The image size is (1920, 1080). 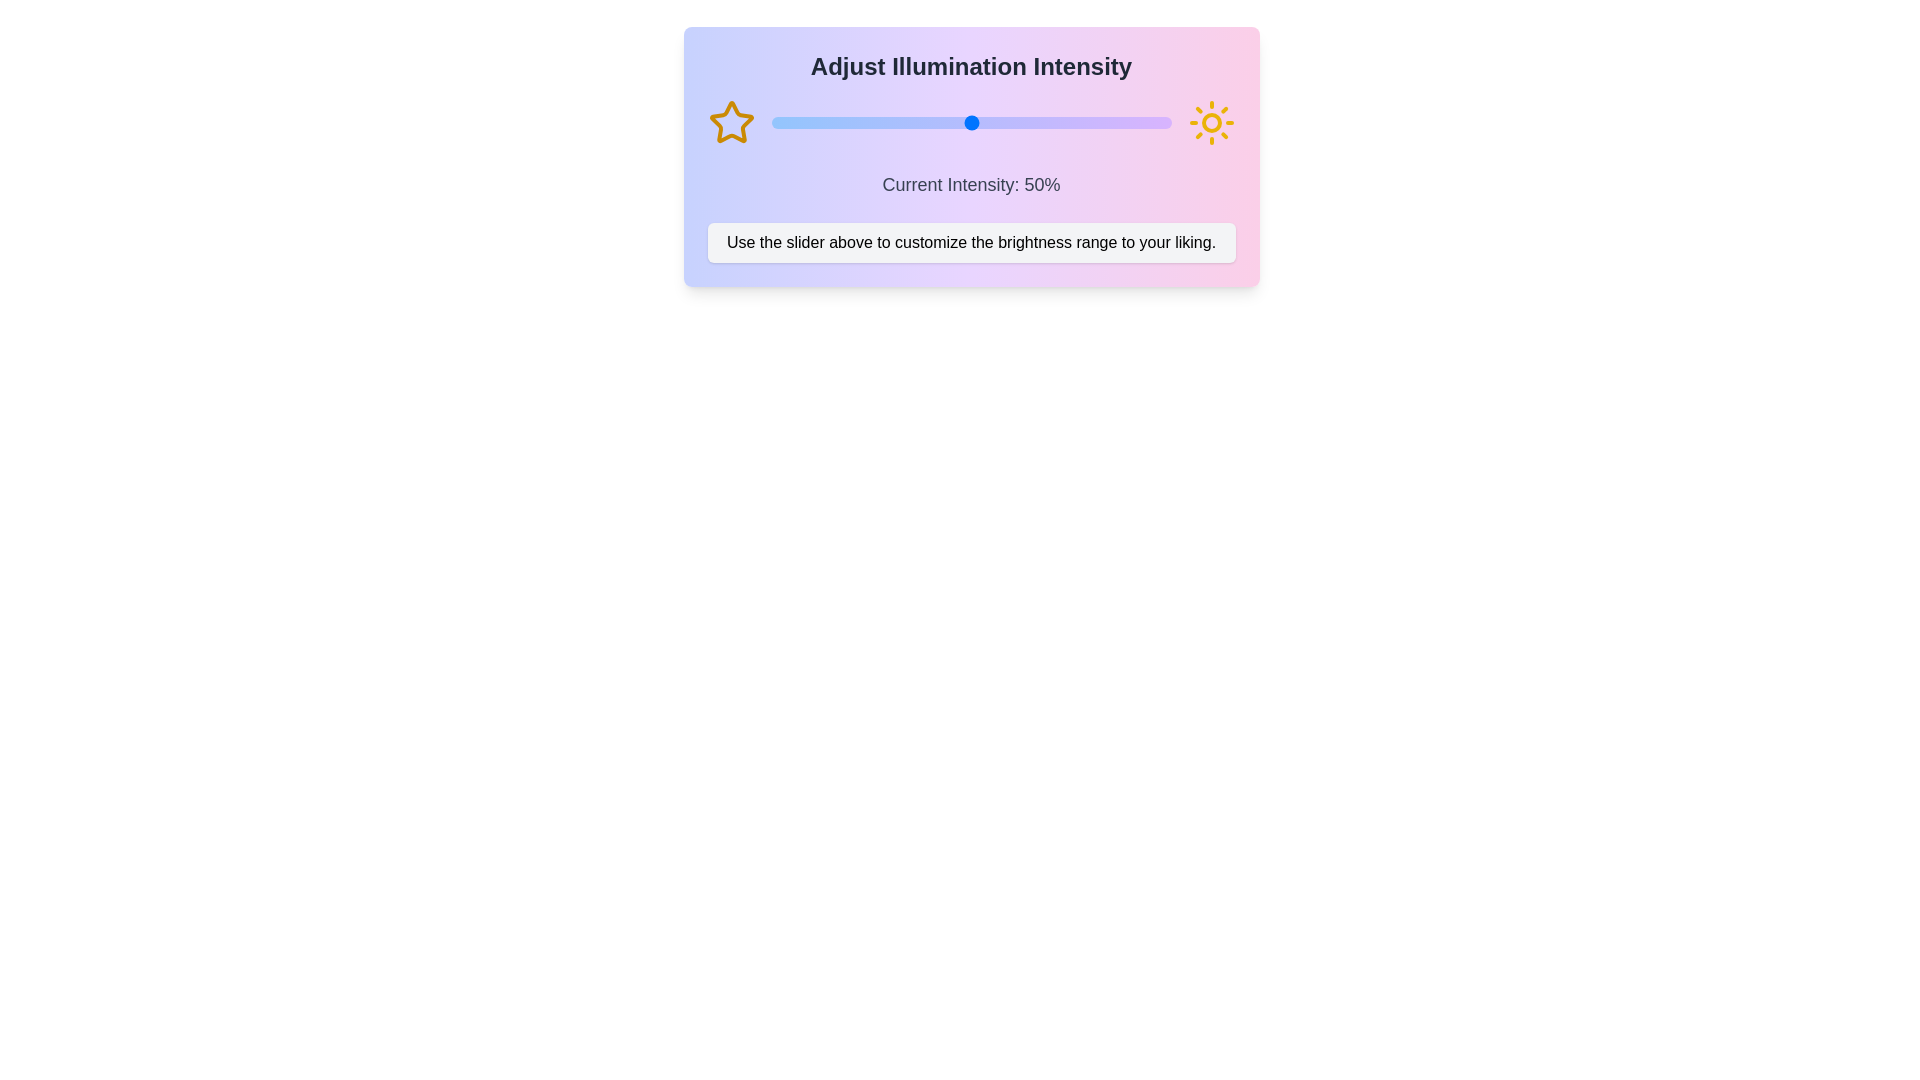 I want to click on the slider to set the intensity to 76%, so click(x=1074, y=123).